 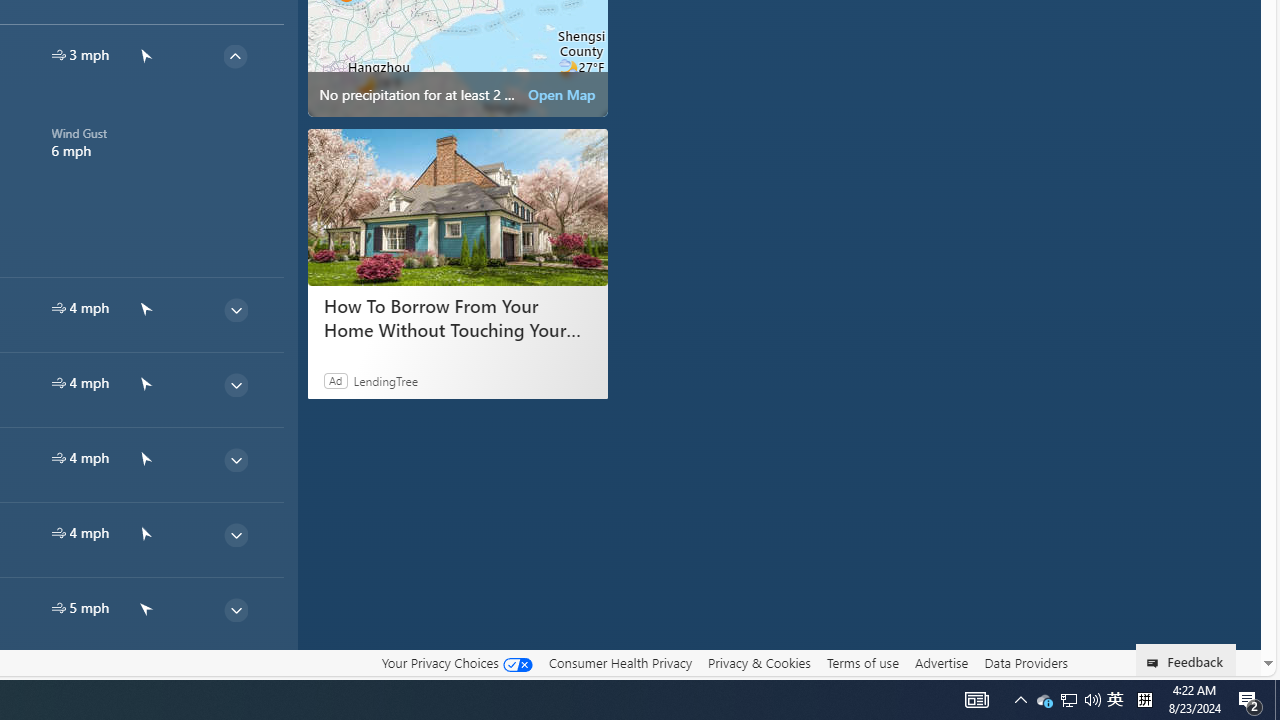 I want to click on 'hourlyTable/wind', so click(x=58, y=607).